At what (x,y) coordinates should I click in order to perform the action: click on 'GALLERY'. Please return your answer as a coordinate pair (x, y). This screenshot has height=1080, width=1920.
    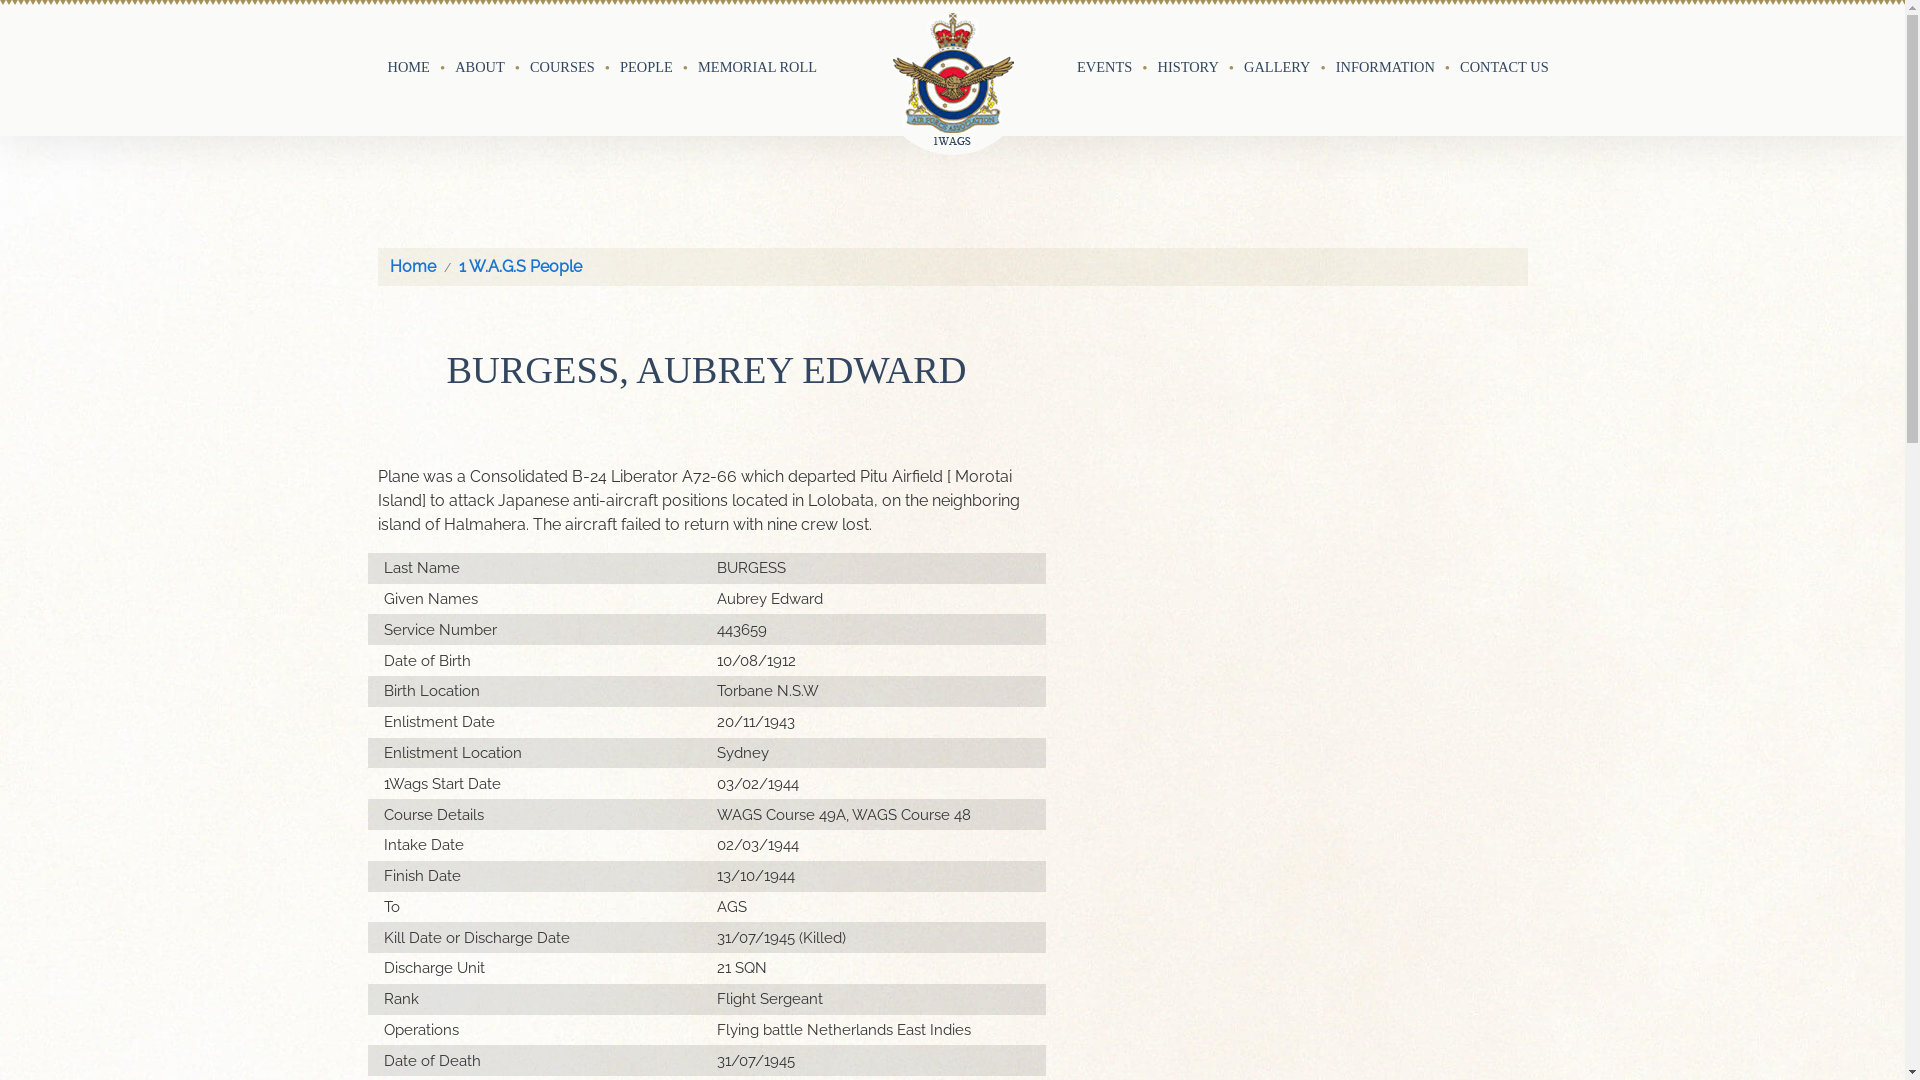
    Looking at the image, I should click on (1275, 66).